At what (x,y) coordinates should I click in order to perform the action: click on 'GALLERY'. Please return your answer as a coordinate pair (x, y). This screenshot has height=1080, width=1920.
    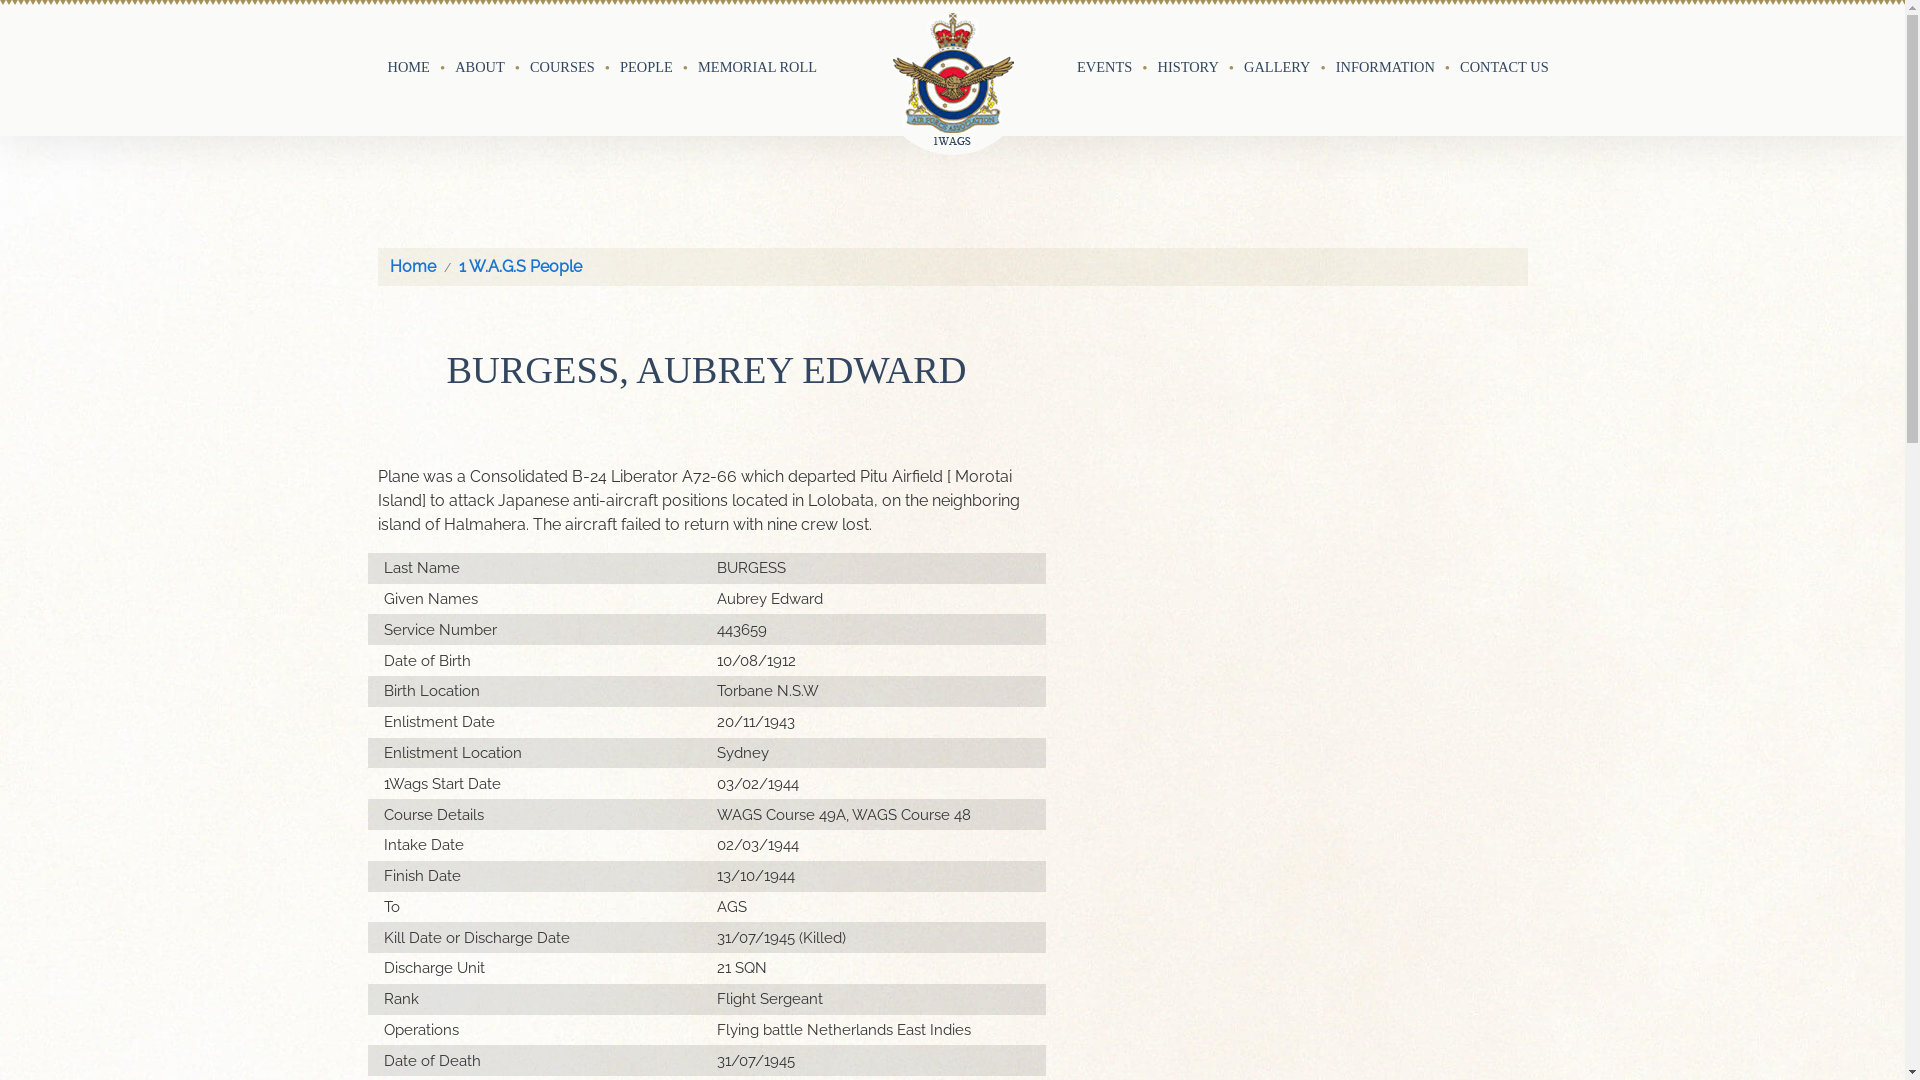
    Looking at the image, I should click on (1275, 66).